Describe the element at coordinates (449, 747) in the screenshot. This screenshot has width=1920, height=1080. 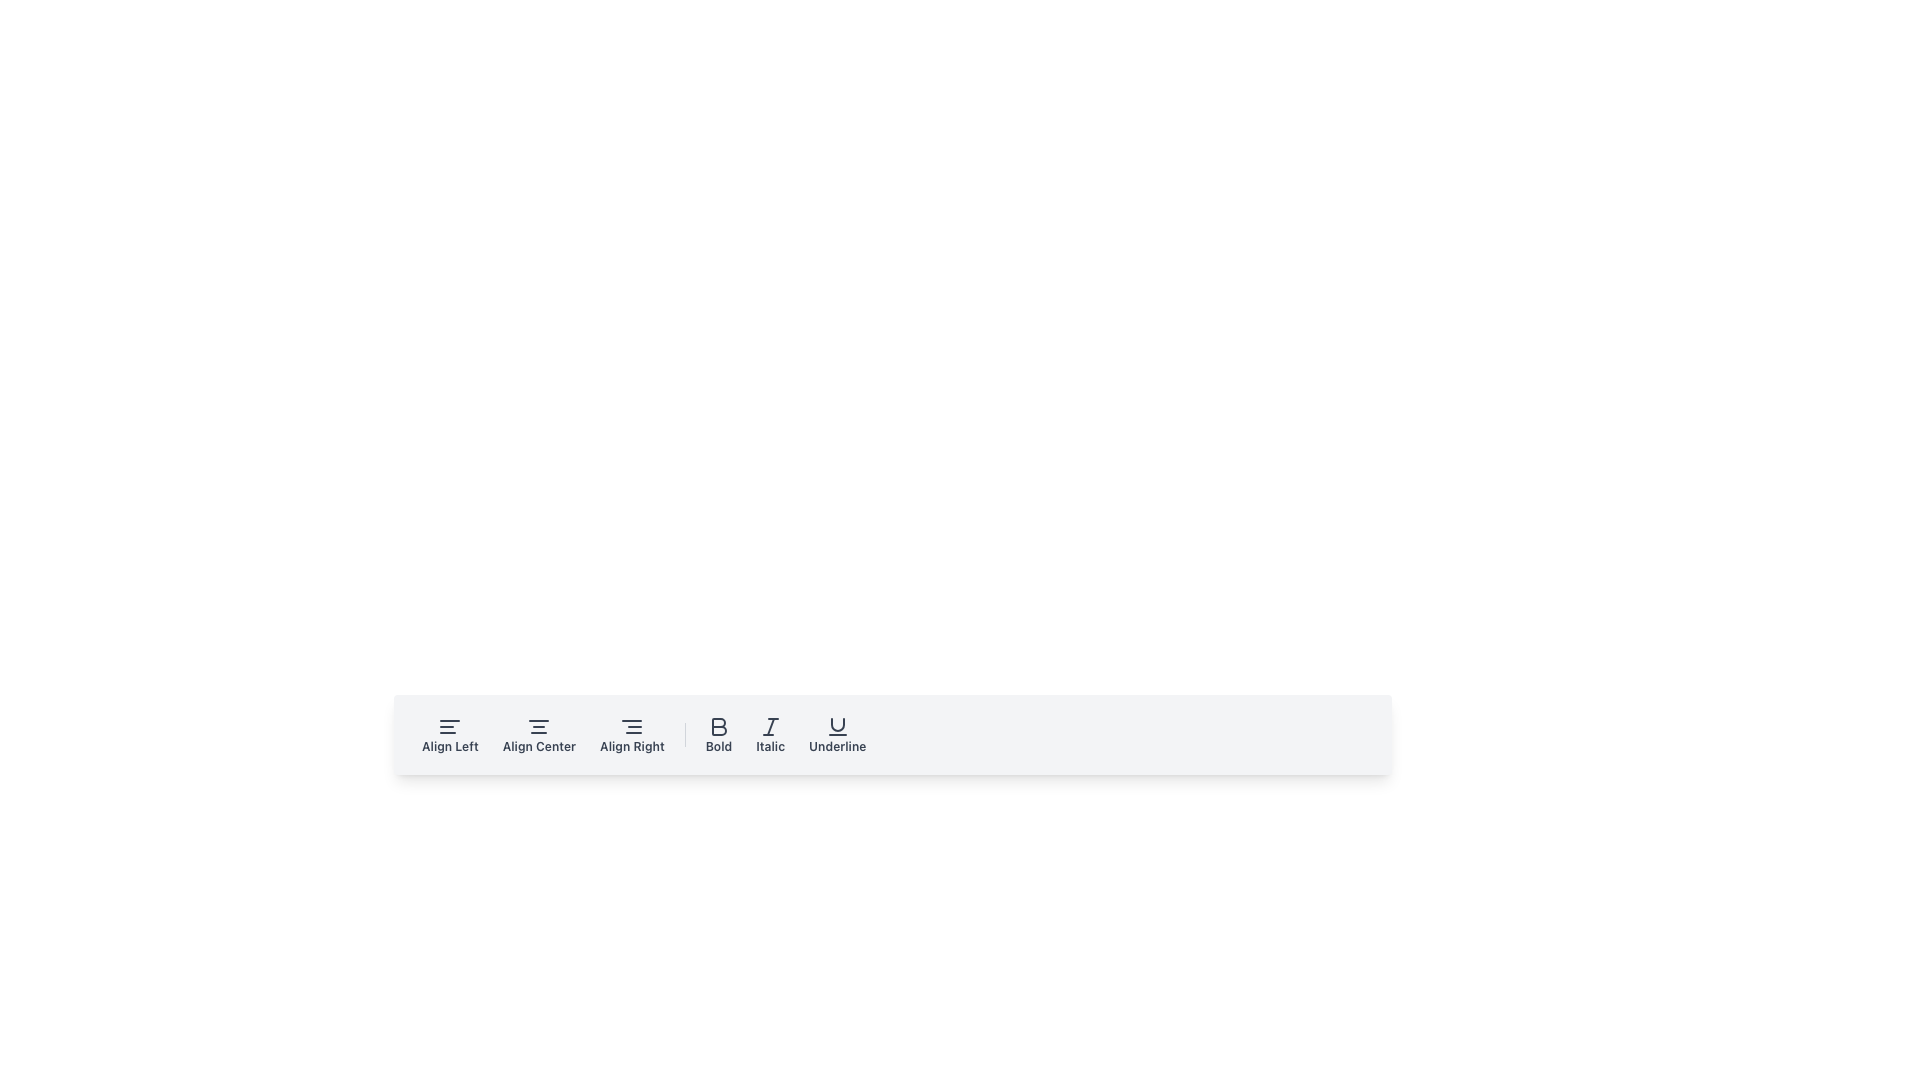
I see `the 'Align Left' text label, which is styled in small bold font and located beneath the left-aligned text icon in the horizontal toolbar of text alignment options` at that location.